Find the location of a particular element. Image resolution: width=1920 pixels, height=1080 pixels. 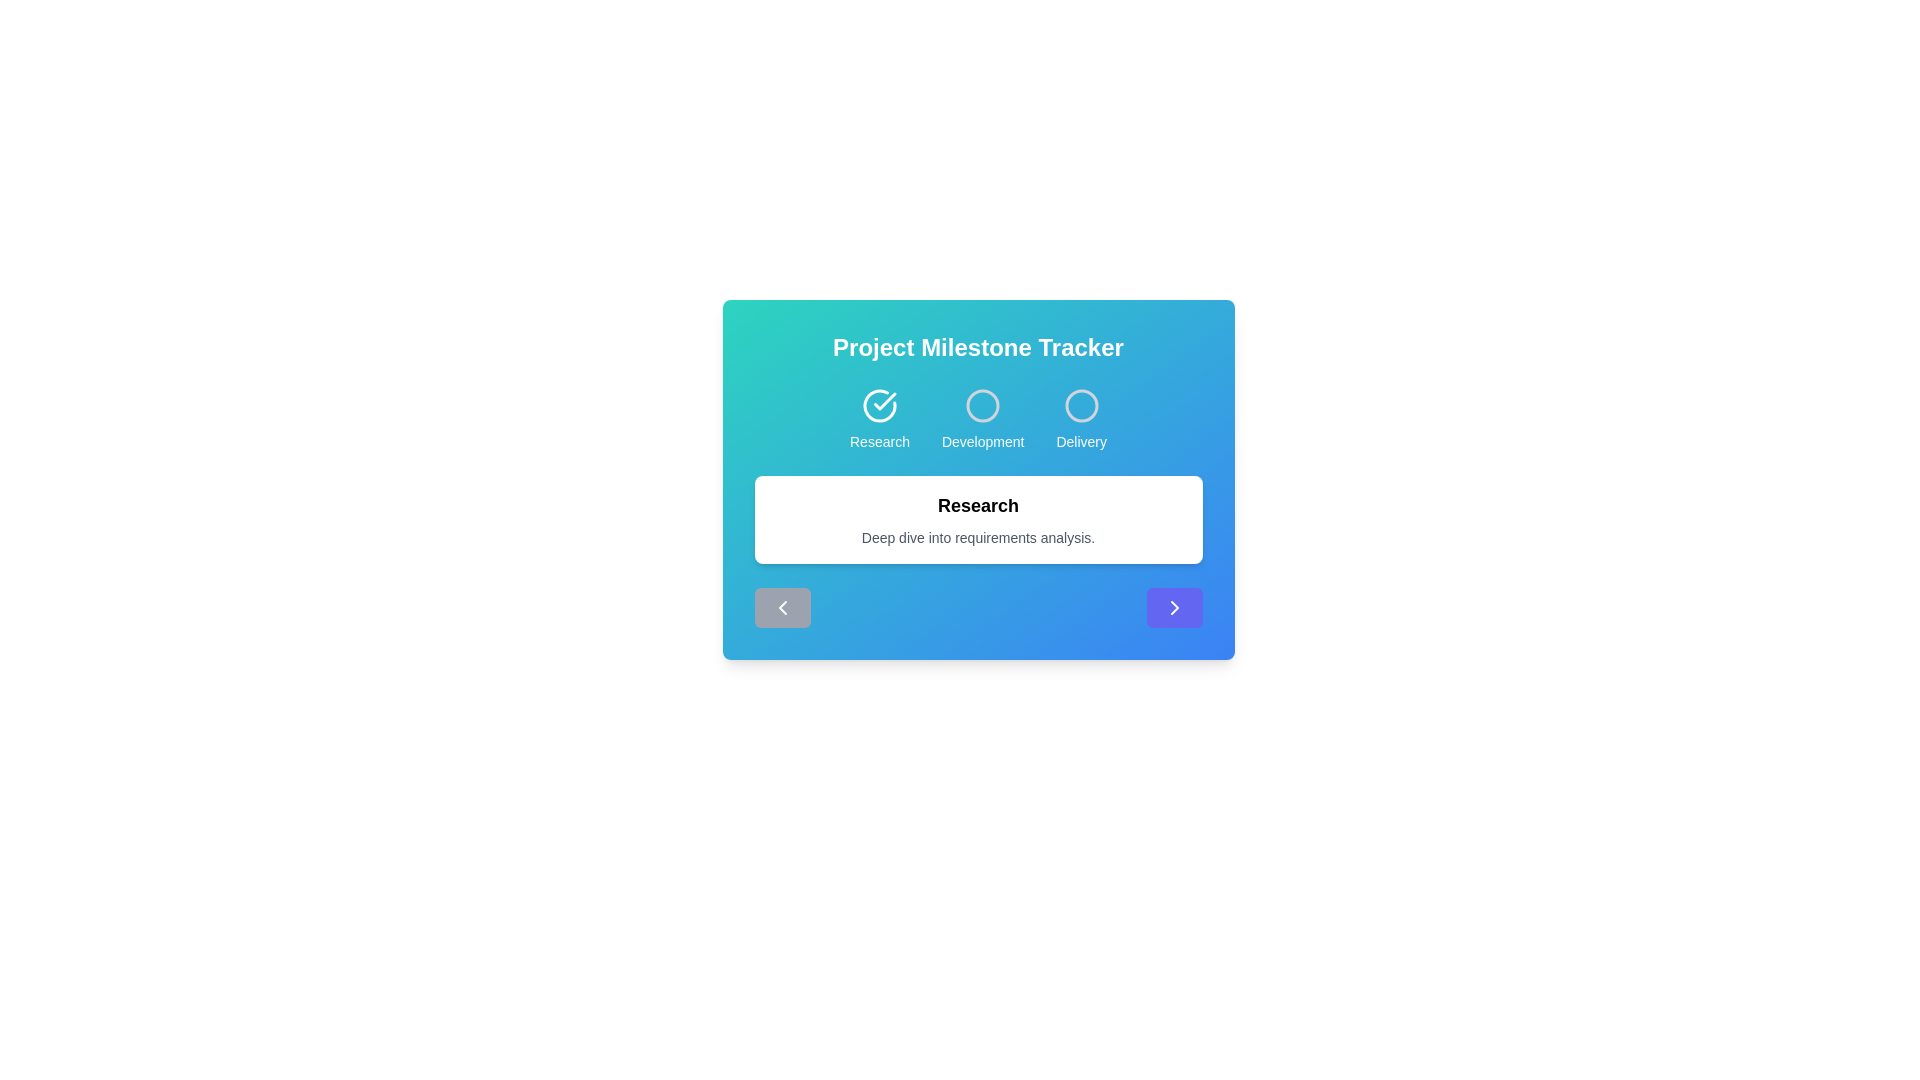

the left-pointing arrow icon, which is a simple, thin, black line located centrally inside a light gray rectangular button in the bottom-left corner of the card interface is located at coordinates (781, 607).